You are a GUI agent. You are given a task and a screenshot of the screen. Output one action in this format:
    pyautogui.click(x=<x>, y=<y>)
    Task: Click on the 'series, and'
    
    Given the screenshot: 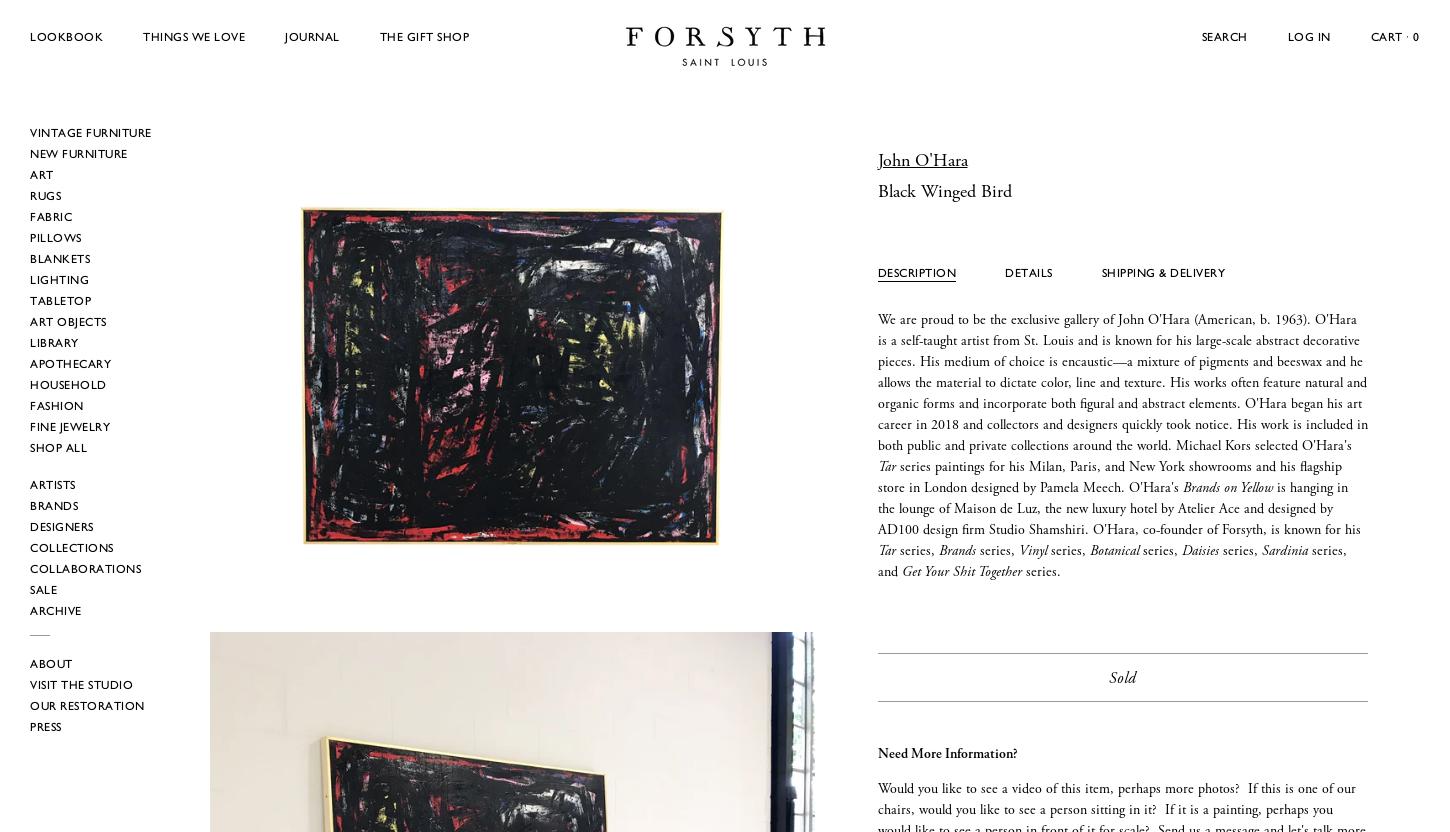 What is the action you would take?
    pyautogui.click(x=1110, y=561)
    